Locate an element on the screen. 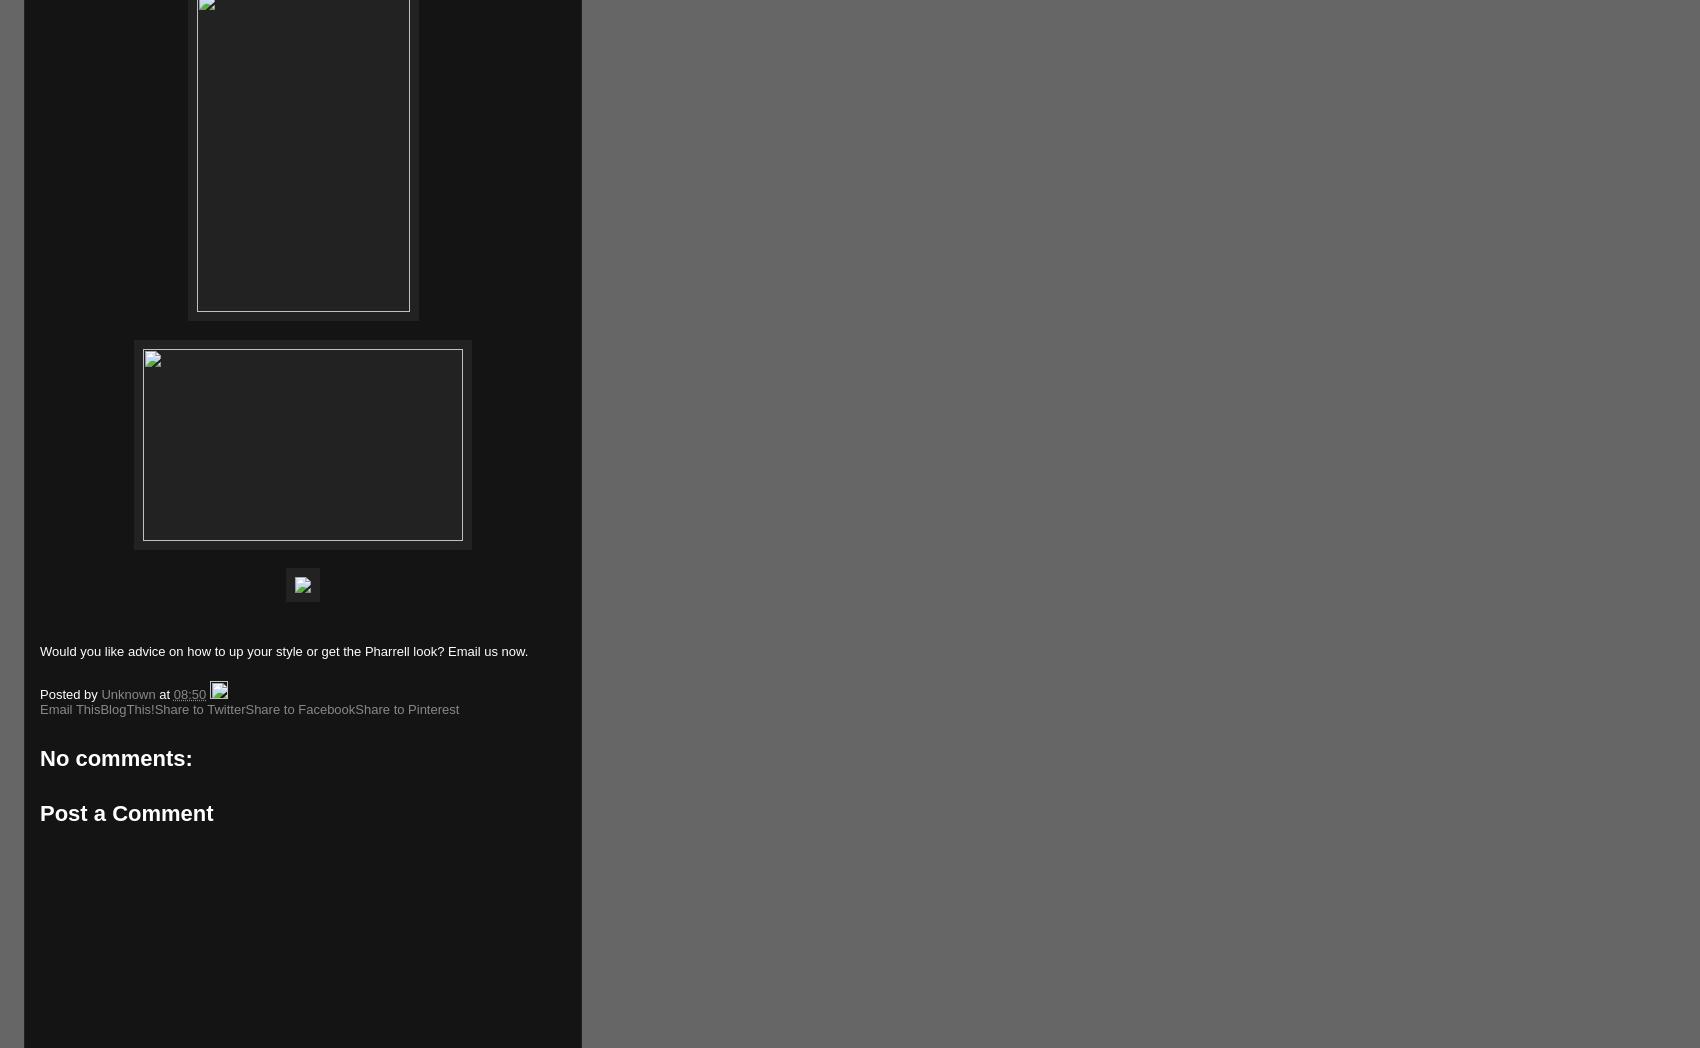 Image resolution: width=1700 pixels, height=1048 pixels. 'Would you like advice on how to up your style or get the Pharrell look? Email us now.' is located at coordinates (284, 650).